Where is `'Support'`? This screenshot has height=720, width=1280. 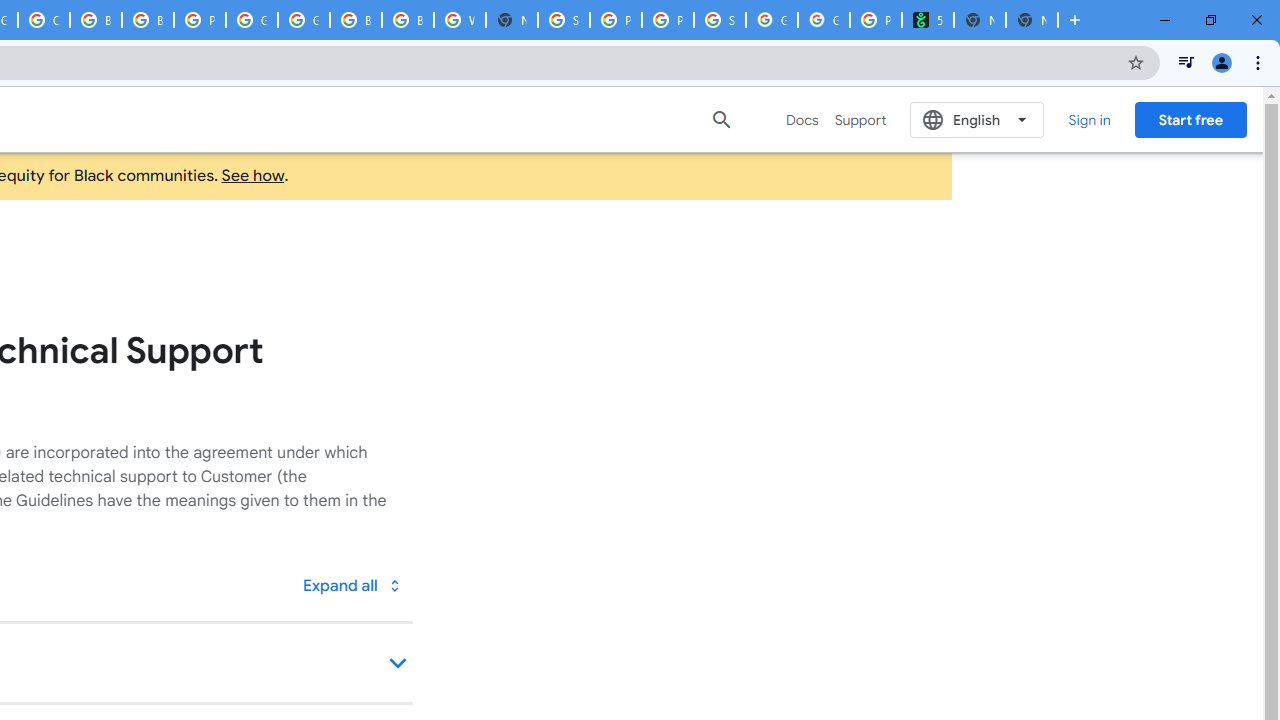
'Support' is located at coordinates (860, 119).